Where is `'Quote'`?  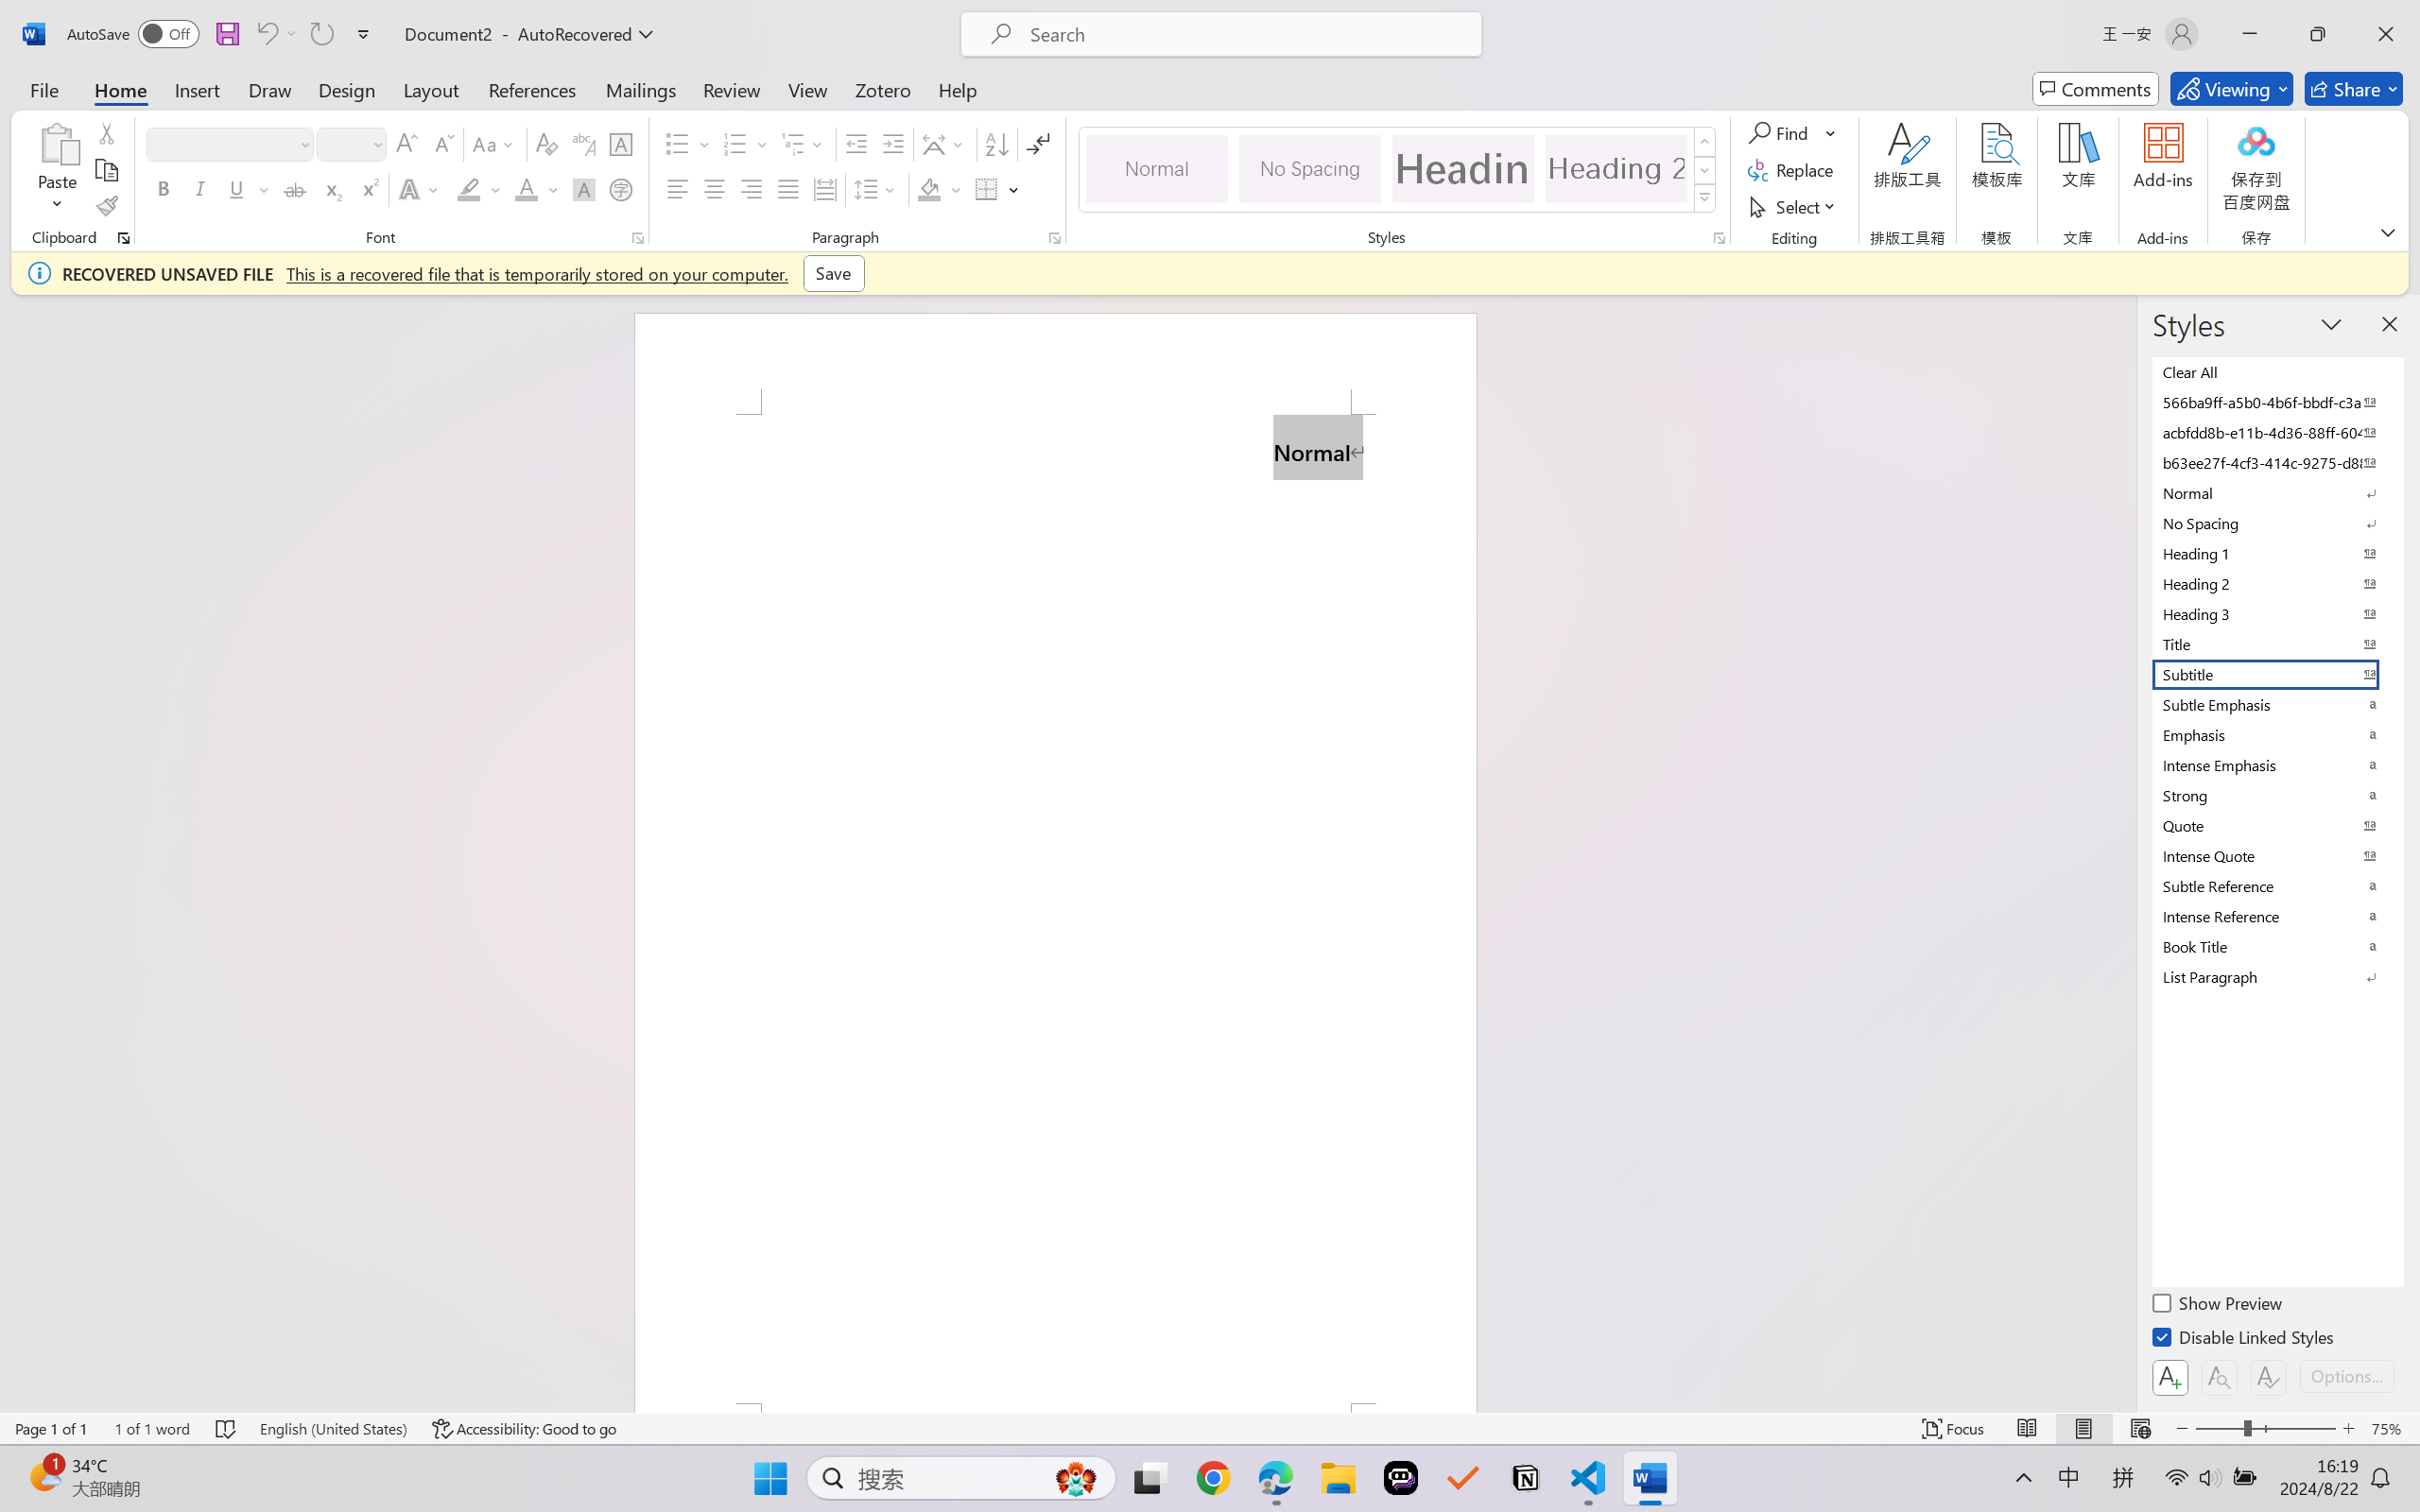
'Quote' is located at coordinates (2275, 824).